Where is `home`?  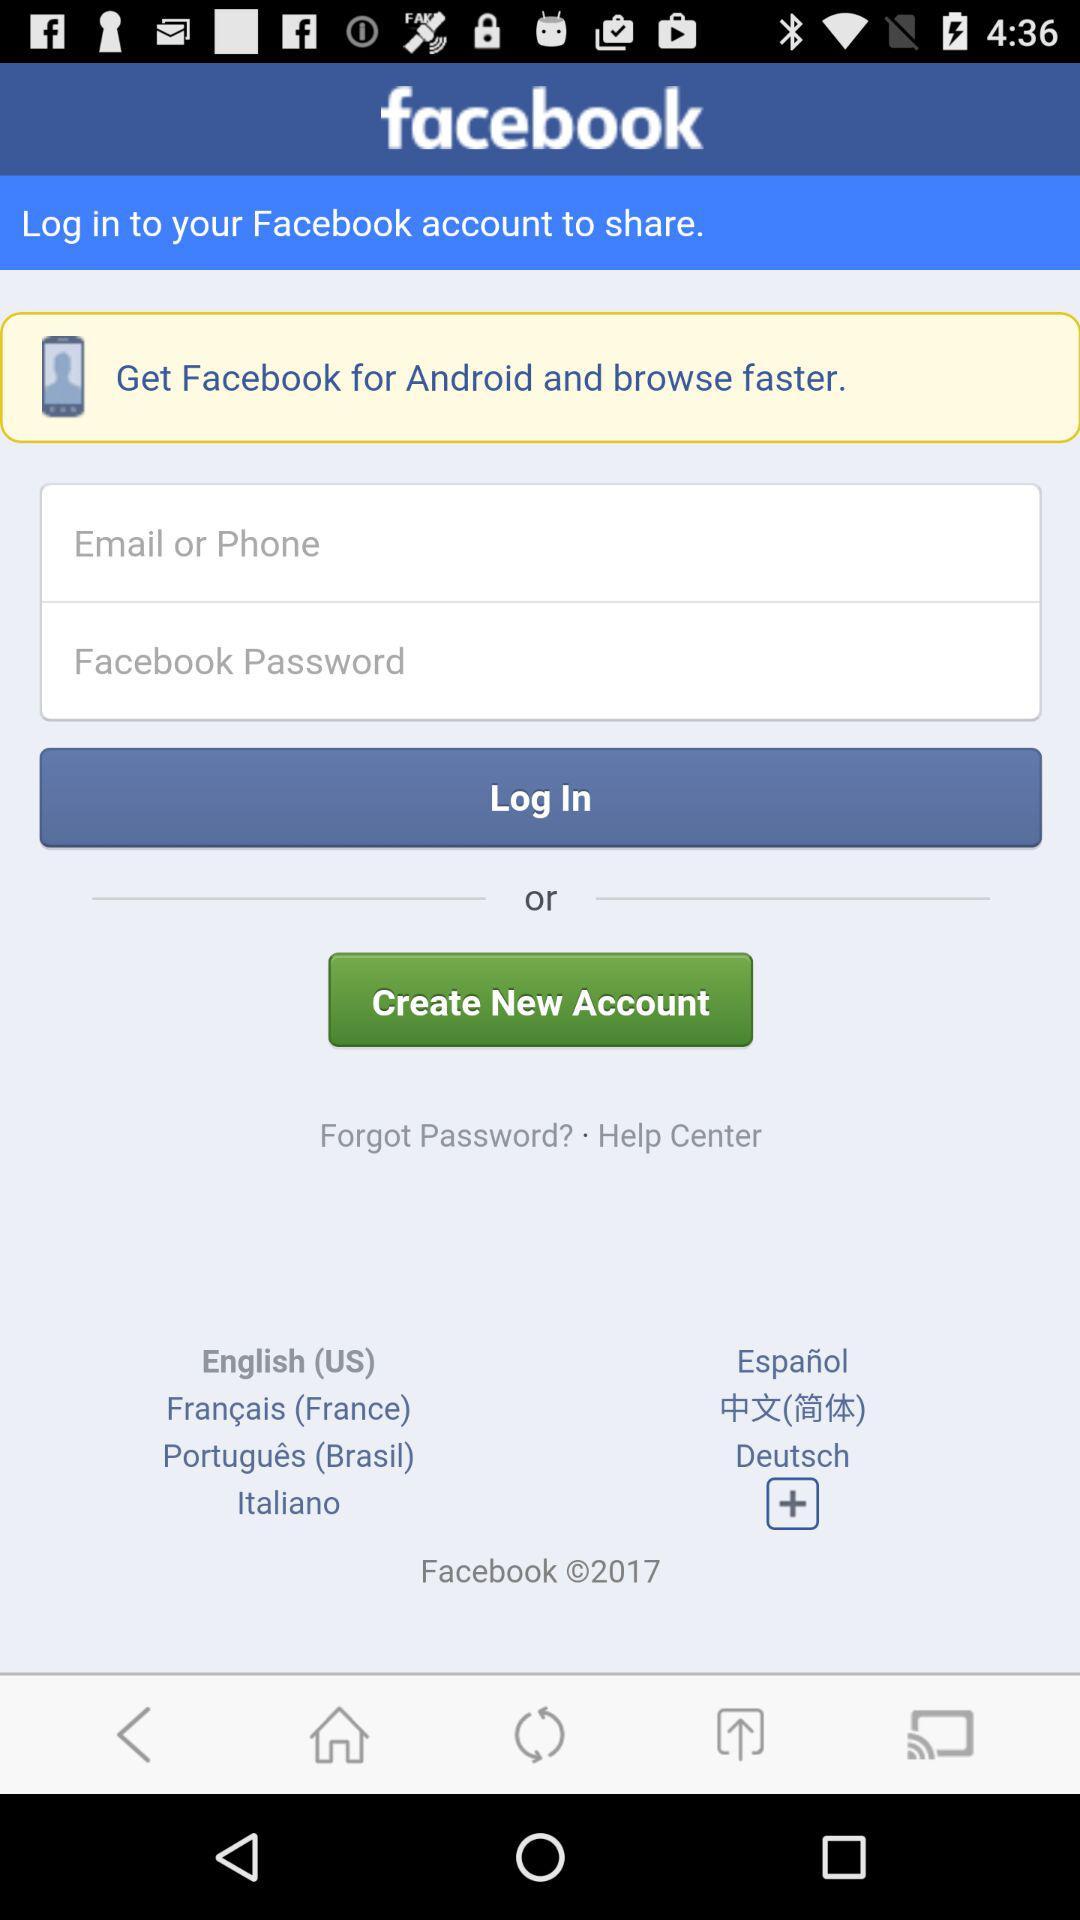
home is located at coordinates (338, 1733).